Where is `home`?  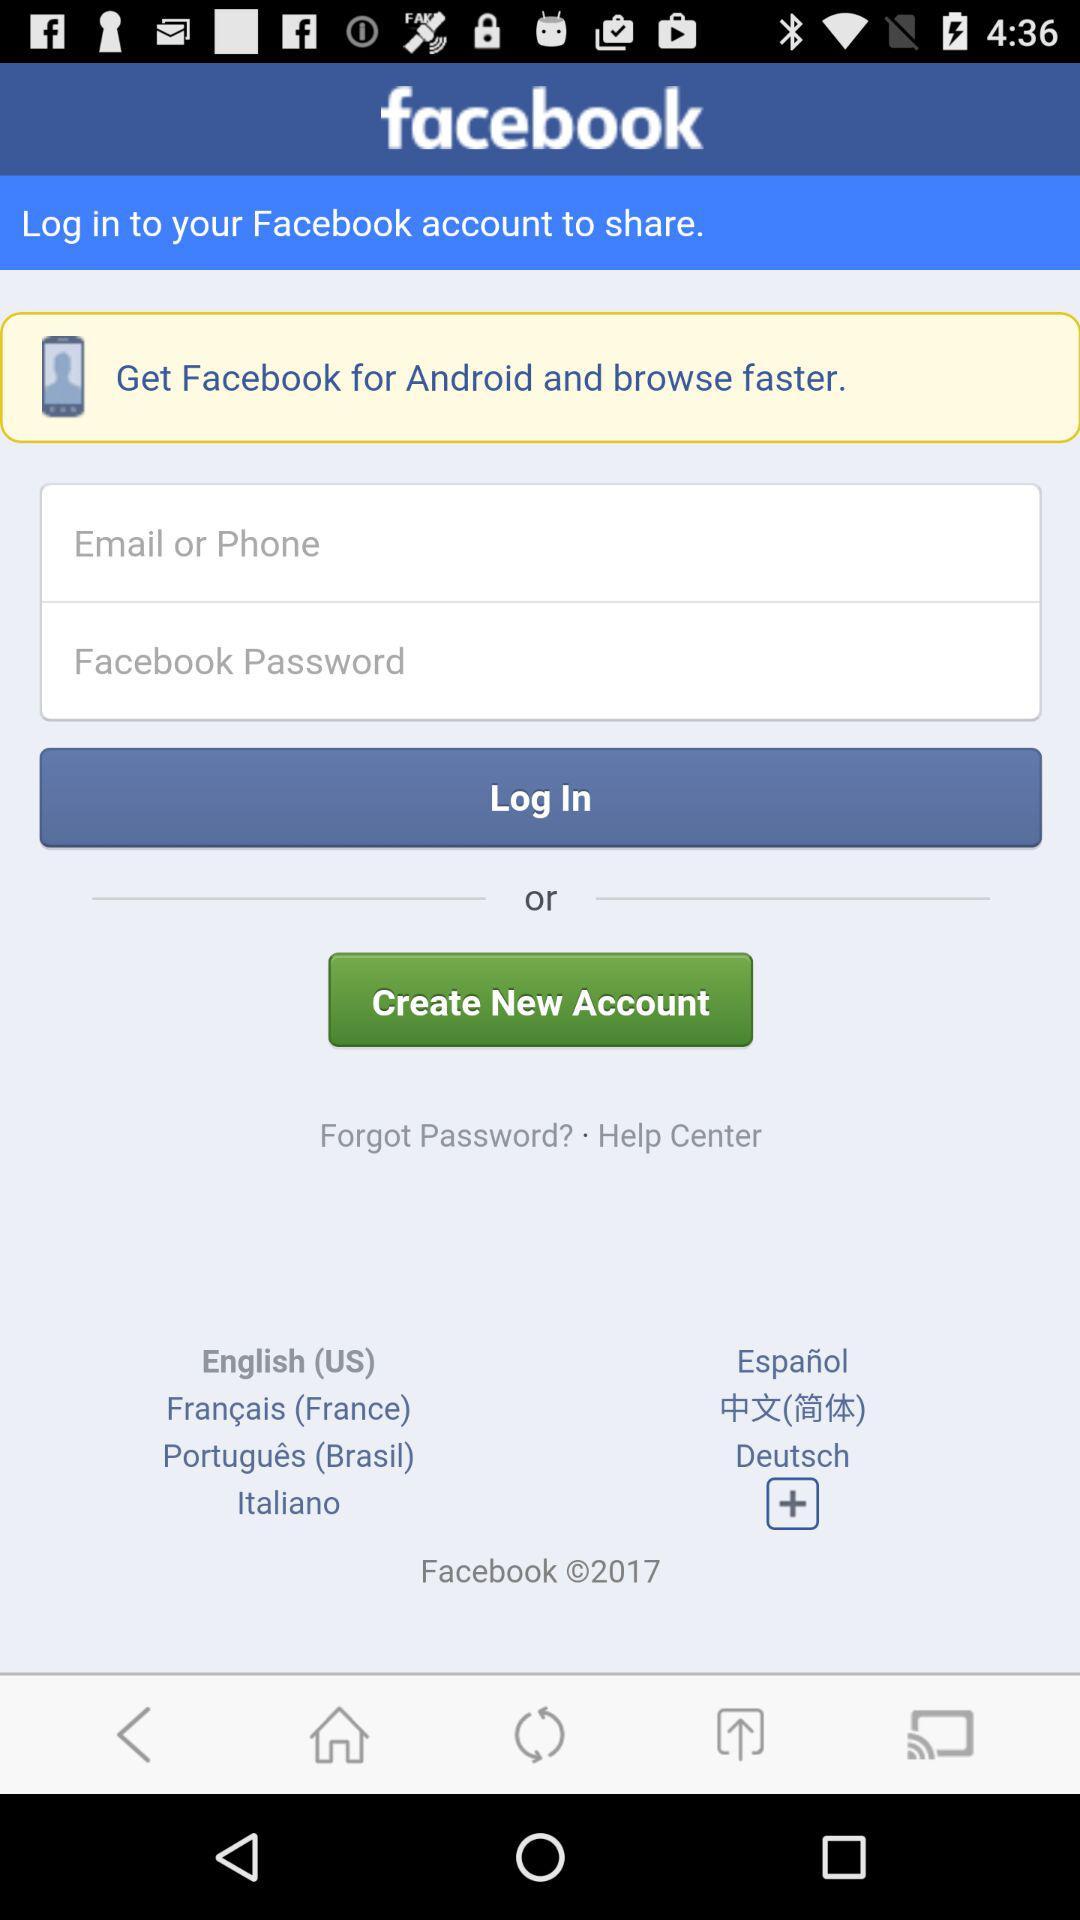
home is located at coordinates (338, 1733).